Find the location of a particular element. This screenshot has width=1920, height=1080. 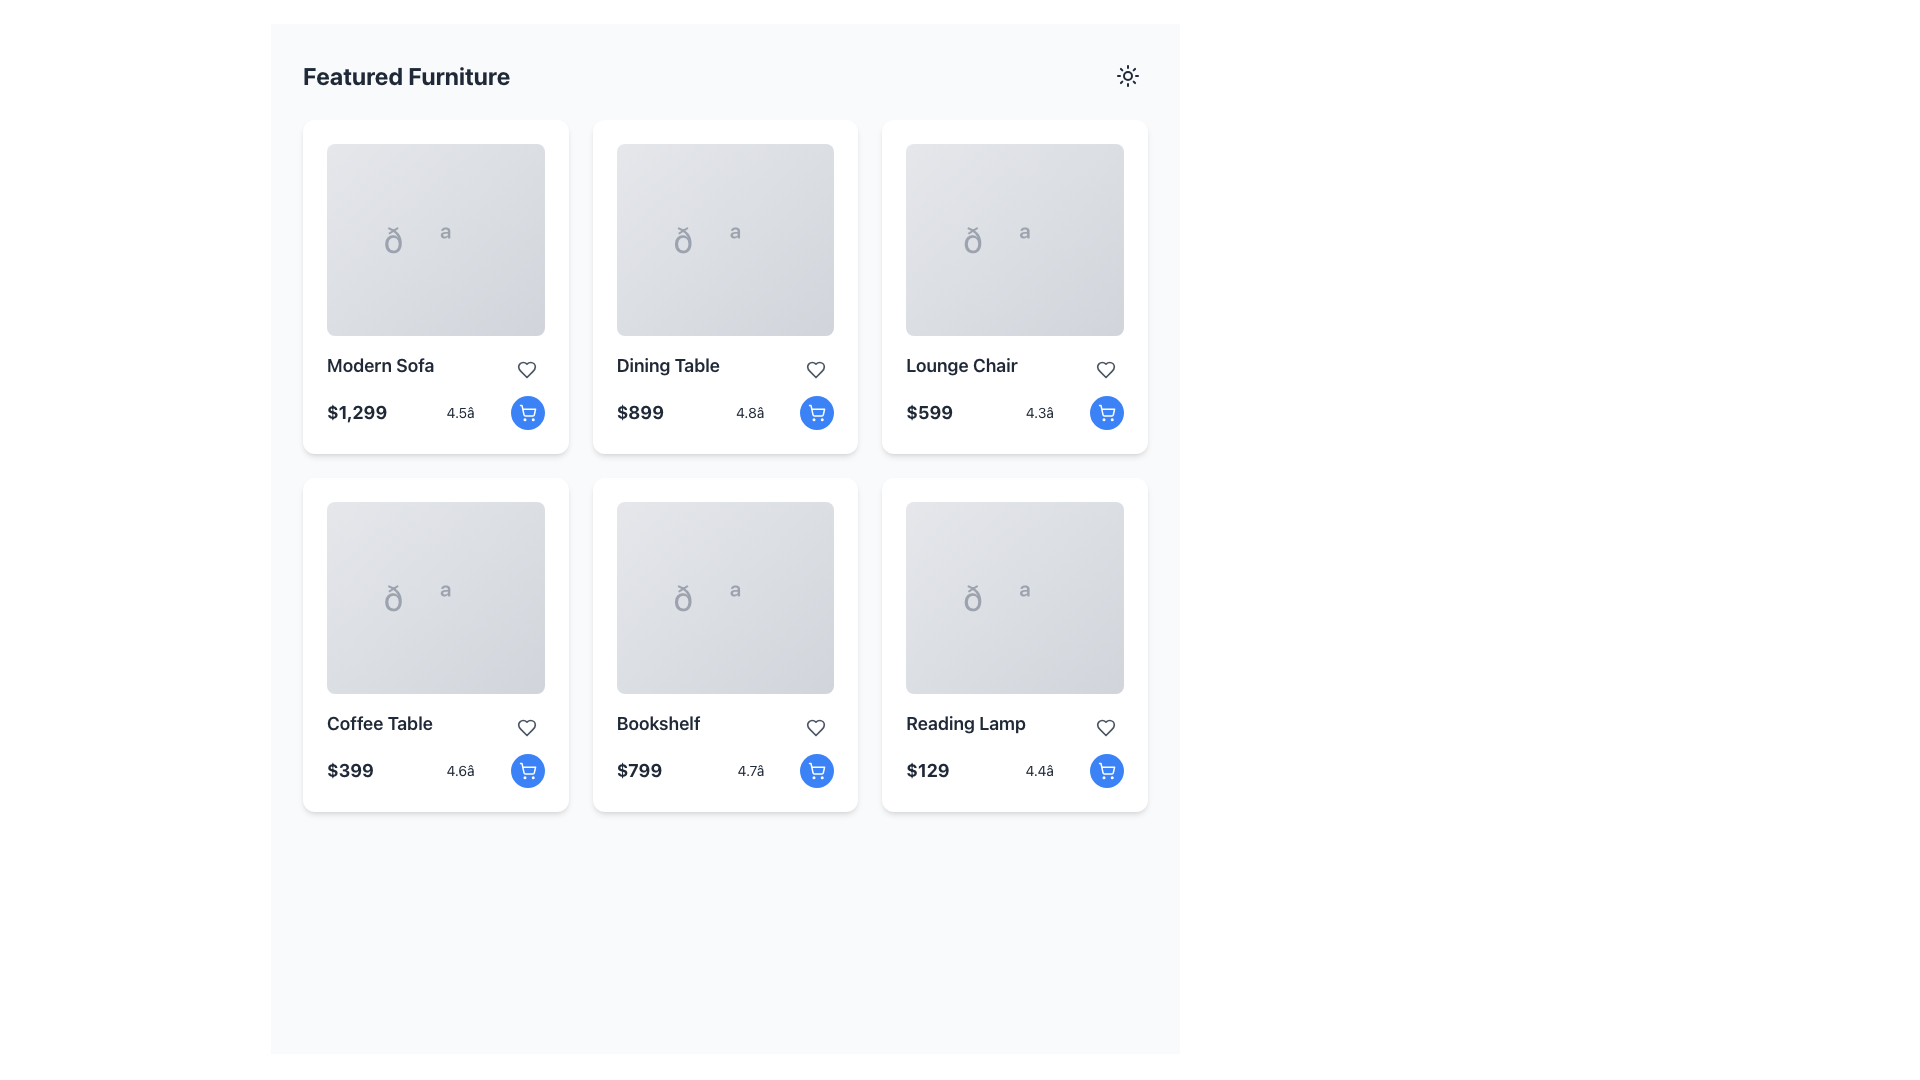

the heart-shaped IconButton filled with gray color located in the top-right corner of the 'Lounge Chair' product card is located at coordinates (1104, 370).